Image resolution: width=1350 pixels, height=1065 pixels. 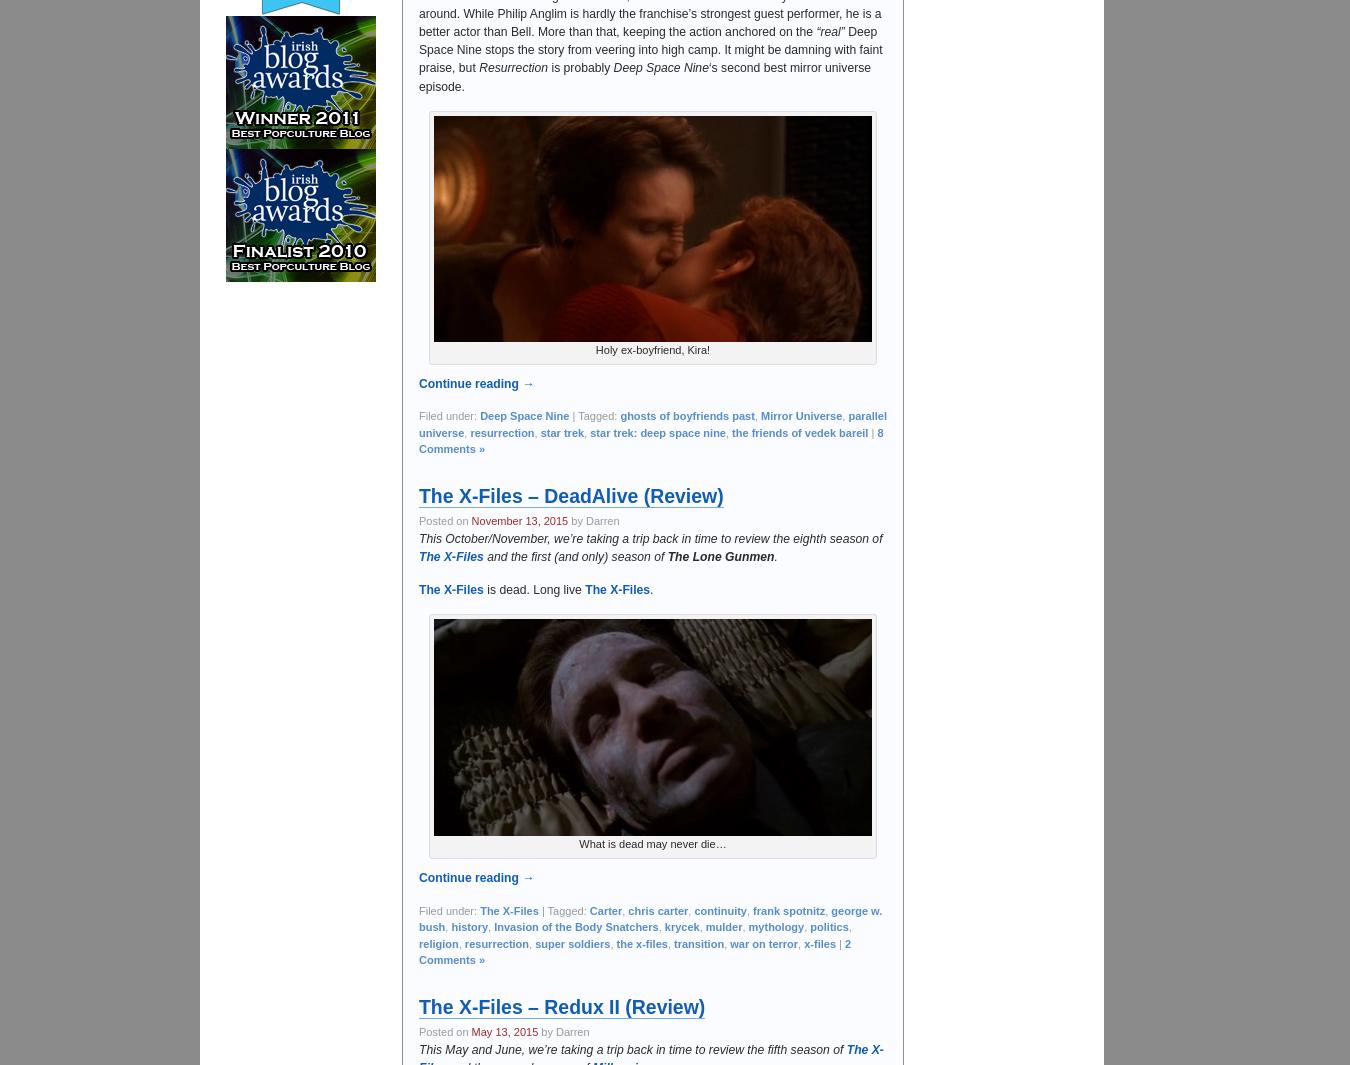 What do you see at coordinates (470, 519) in the screenshot?
I see `'November 13, 2015'` at bounding box center [470, 519].